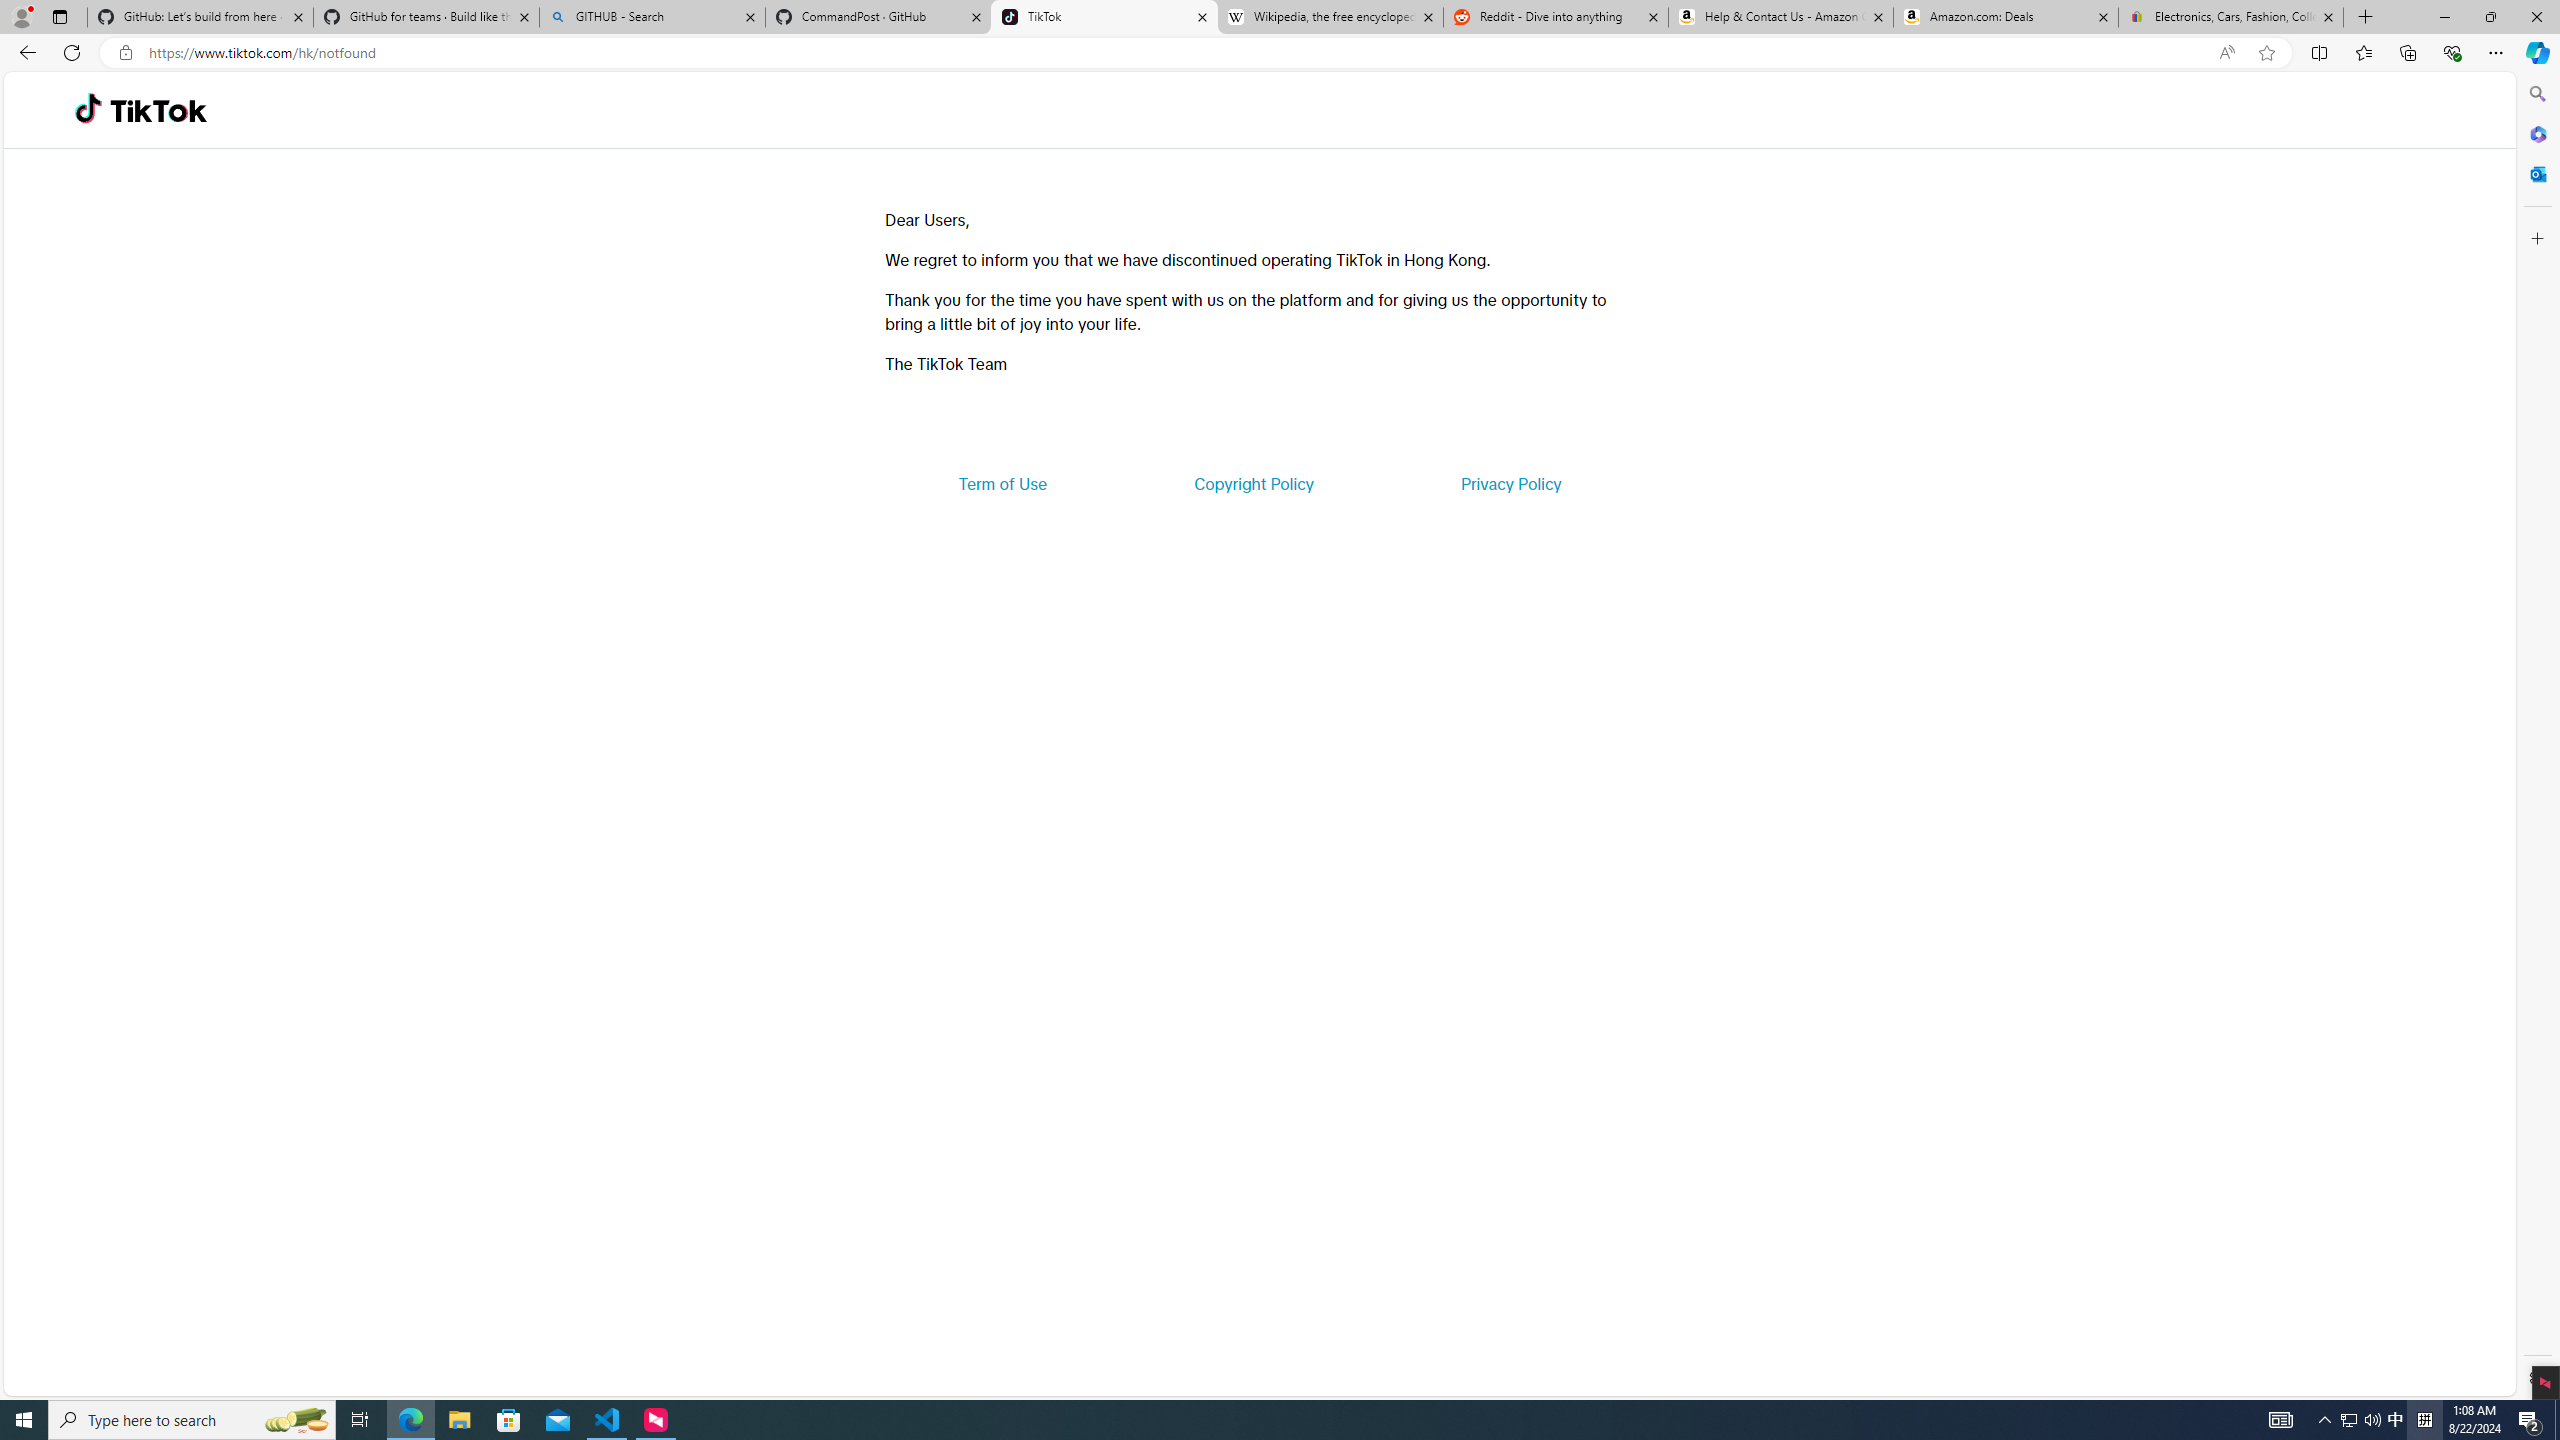 The image size is (2560, 1440). What do you see at coordinates (1780, 16) in the screenshot?
I see `'Help & Contact Us - Amazon Customer Service'` at bounding box center [1780, 16].